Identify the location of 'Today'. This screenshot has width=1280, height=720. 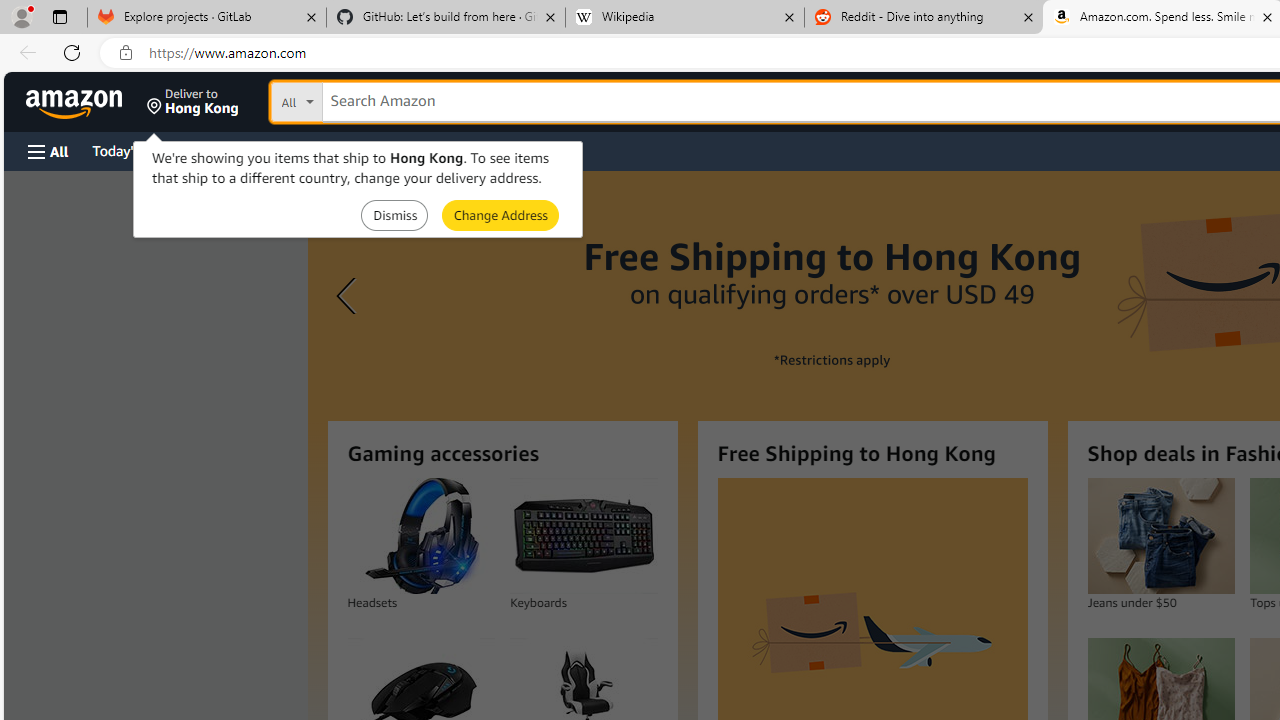
(133, 149).